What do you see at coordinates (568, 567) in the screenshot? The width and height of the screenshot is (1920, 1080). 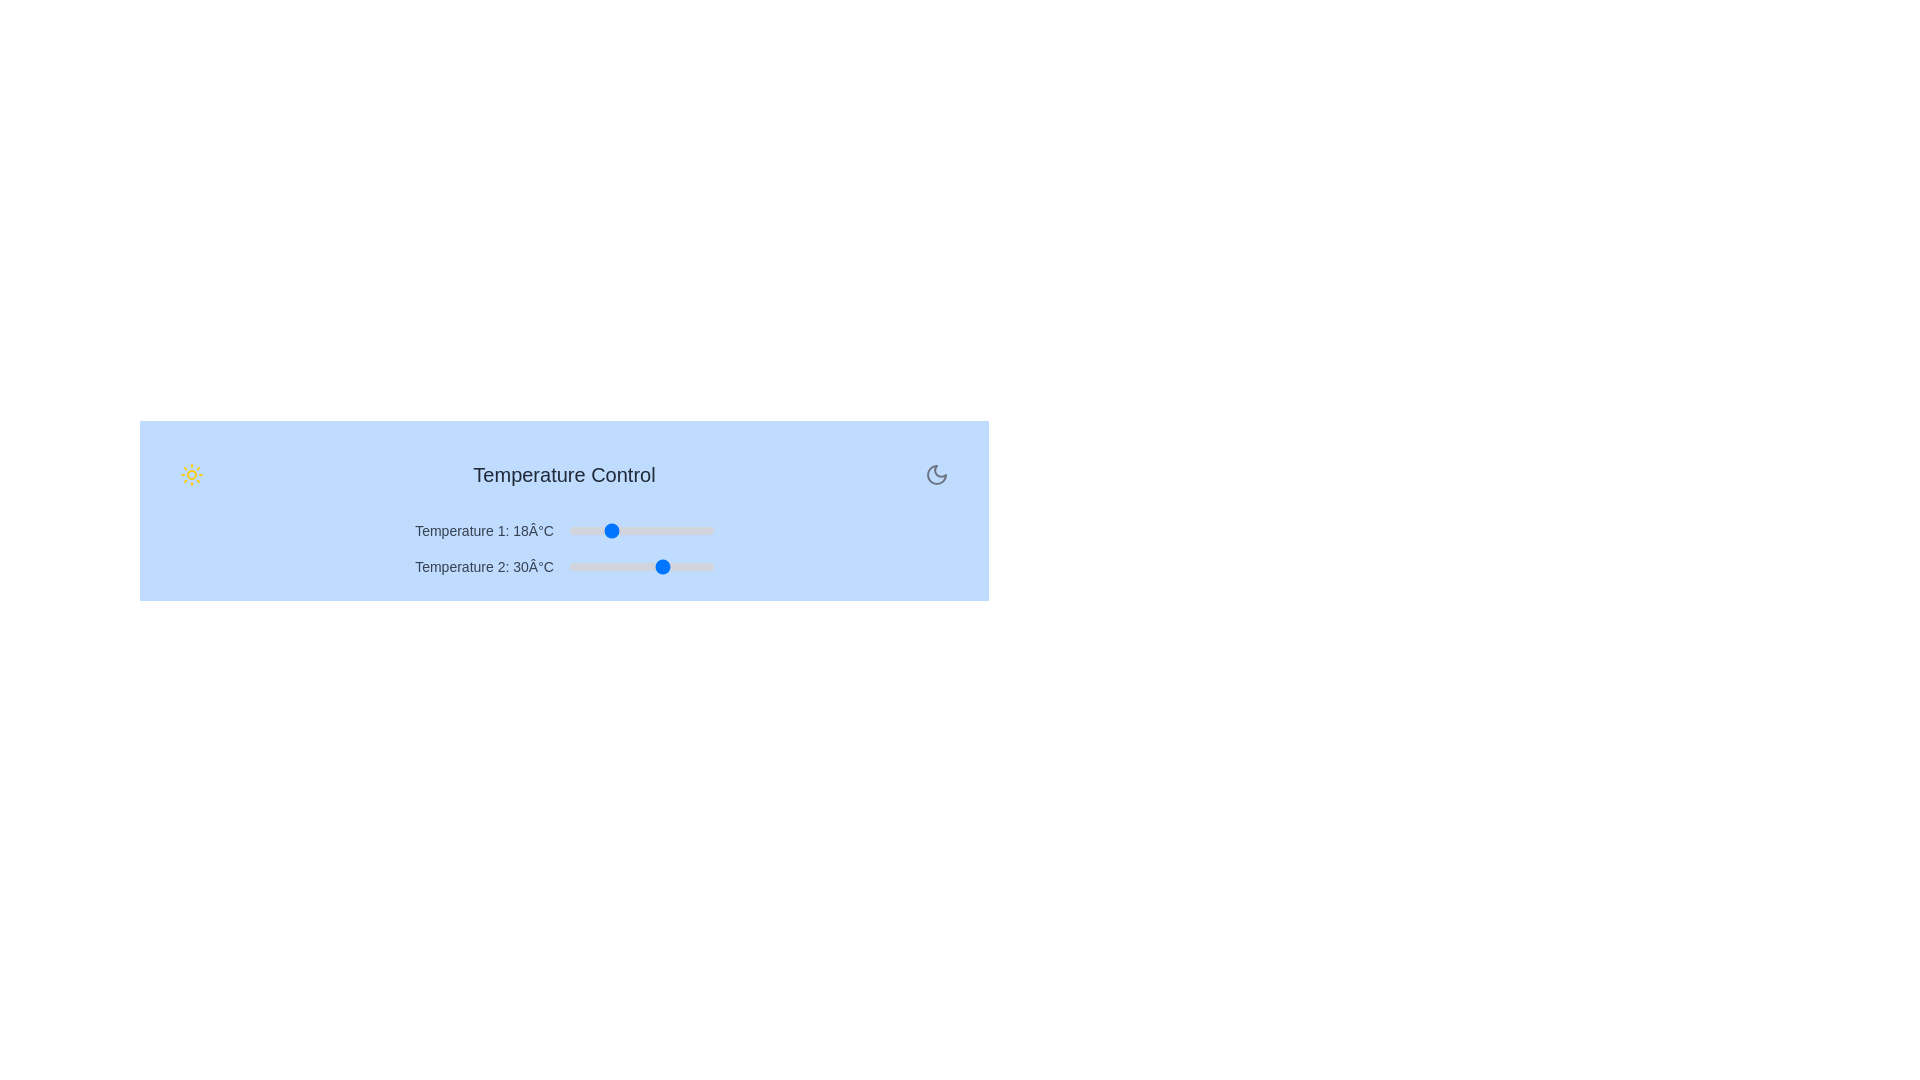 I see `temperature for the second slider` at bounding box center [568, 567].